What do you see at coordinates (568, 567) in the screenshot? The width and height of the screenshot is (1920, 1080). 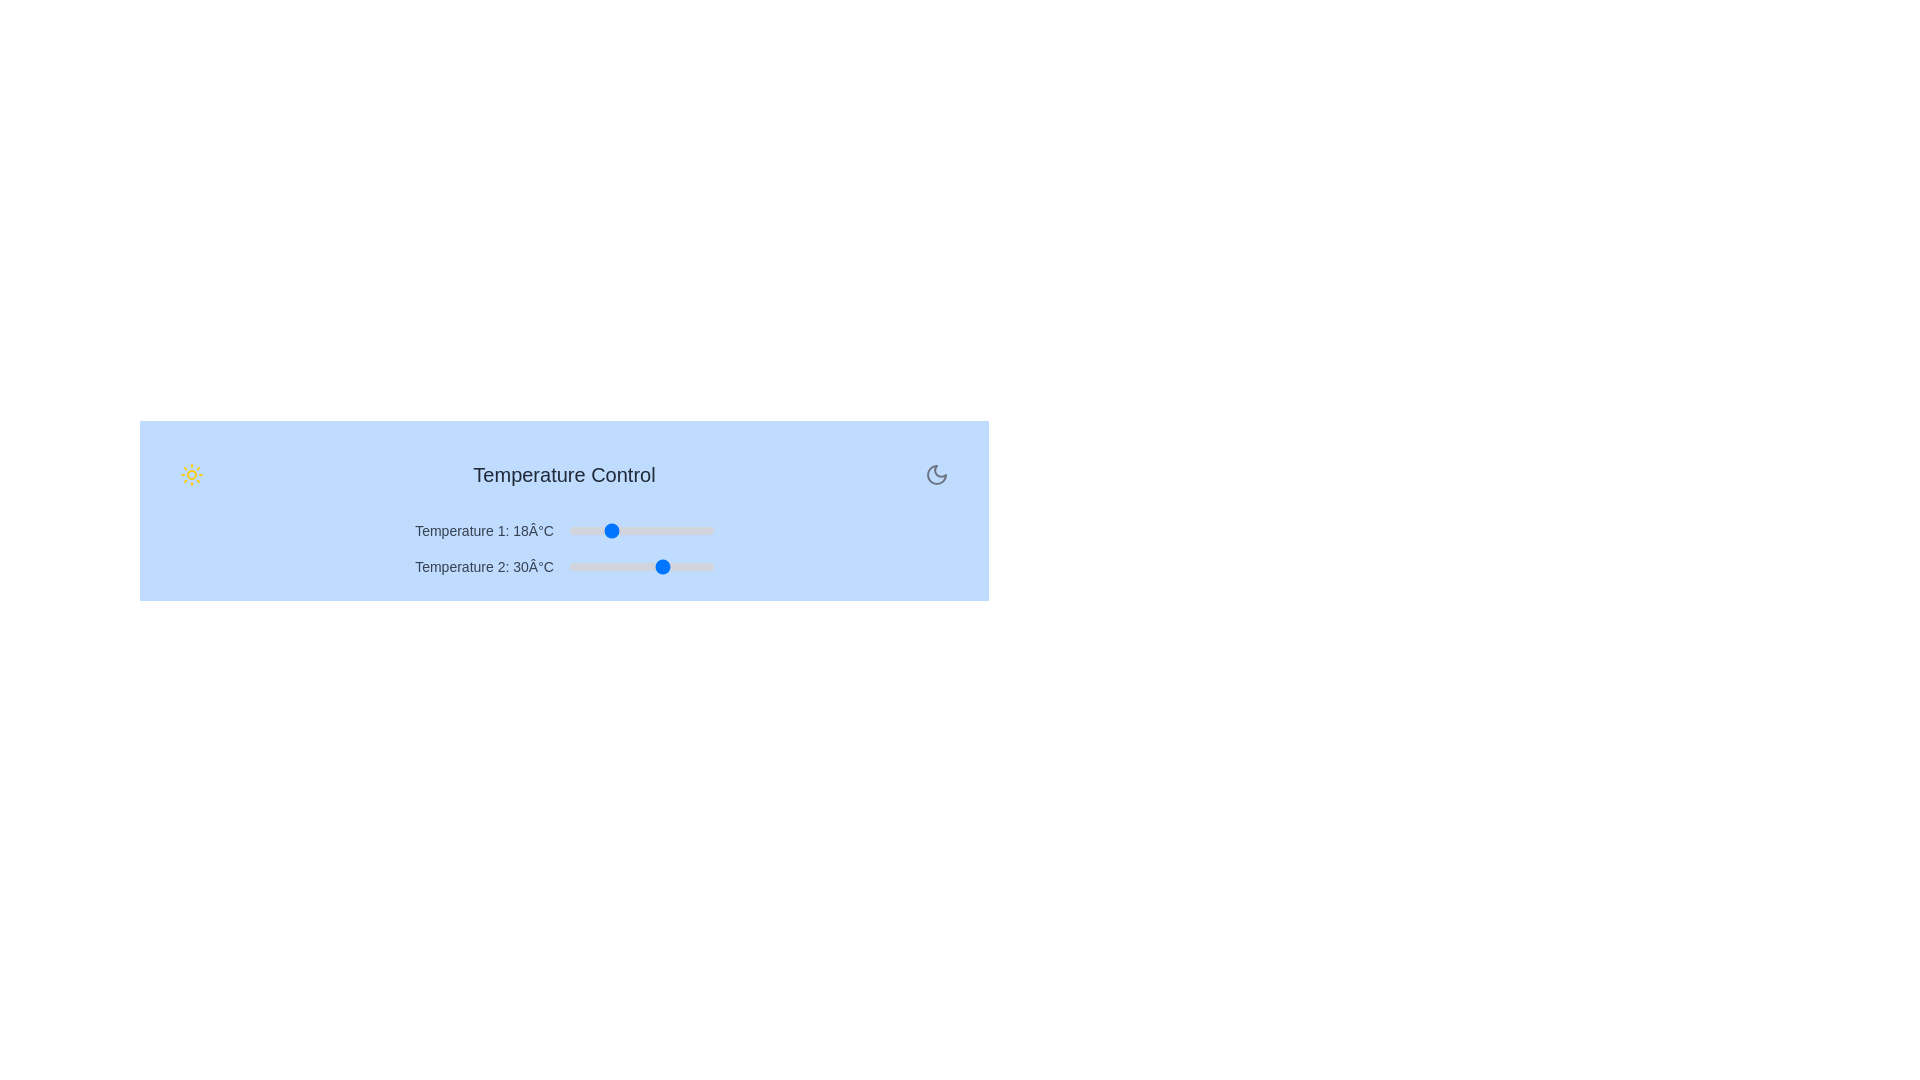 I see `temperature for the second slider` at bounding box center [568, 567].